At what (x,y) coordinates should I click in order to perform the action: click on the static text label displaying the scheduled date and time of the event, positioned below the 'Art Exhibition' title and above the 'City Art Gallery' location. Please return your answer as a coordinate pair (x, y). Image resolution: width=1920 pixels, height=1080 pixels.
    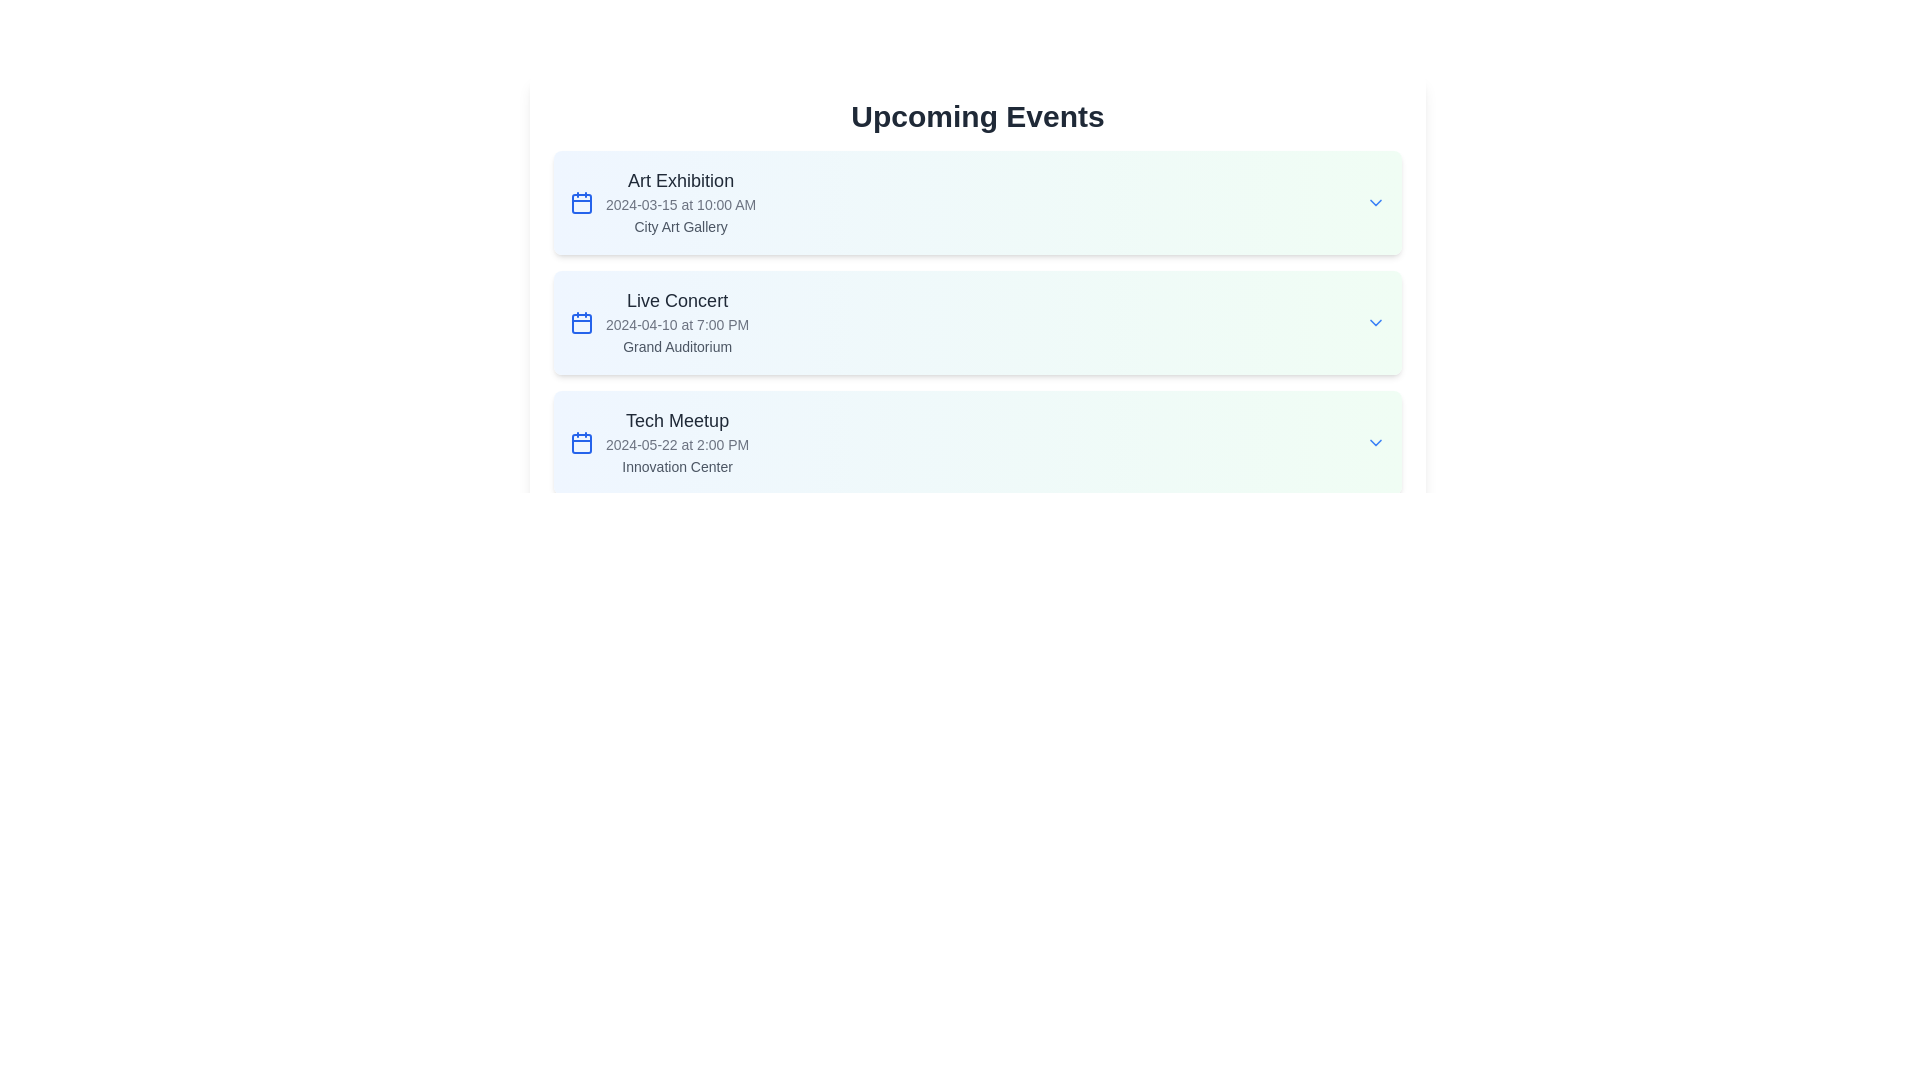
    Looking at the image, I should click on (681, 204).